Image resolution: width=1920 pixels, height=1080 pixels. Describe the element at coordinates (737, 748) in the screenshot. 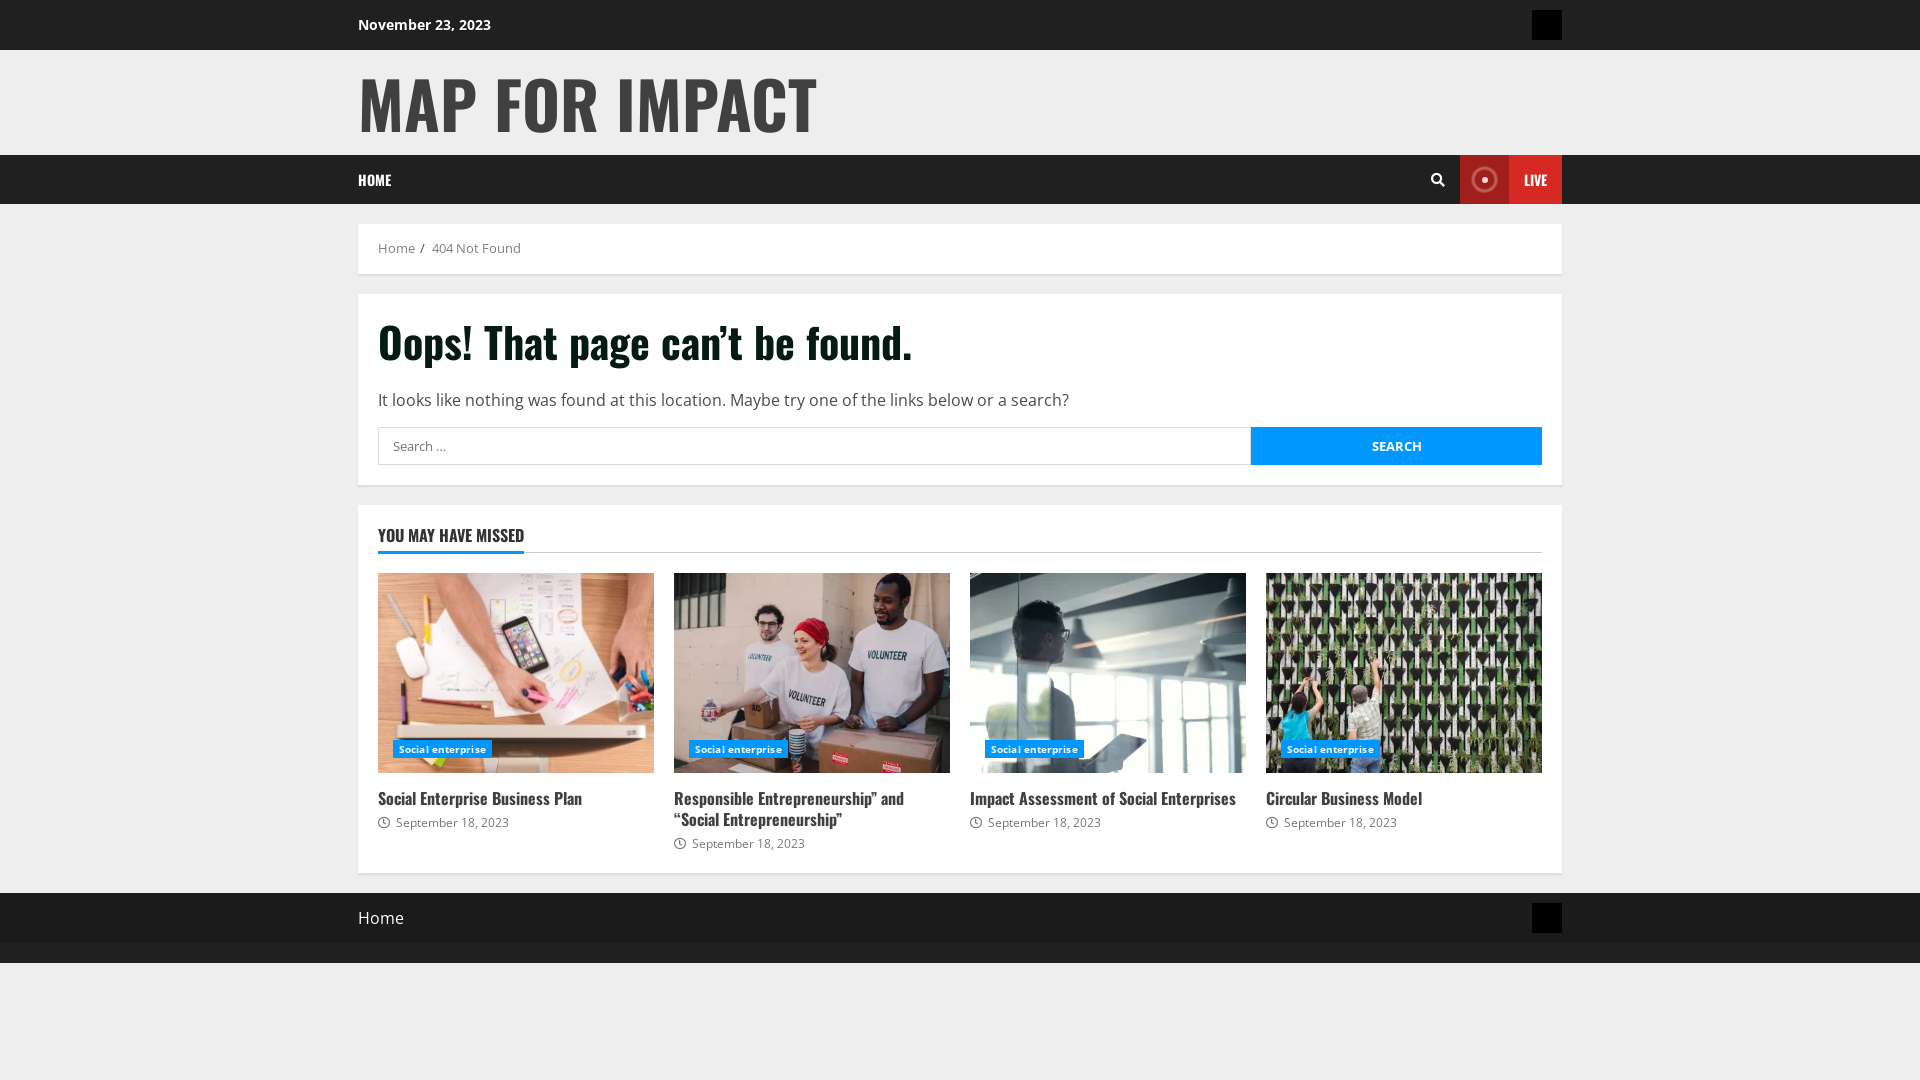

I see `'Social enterprise'` at that location.